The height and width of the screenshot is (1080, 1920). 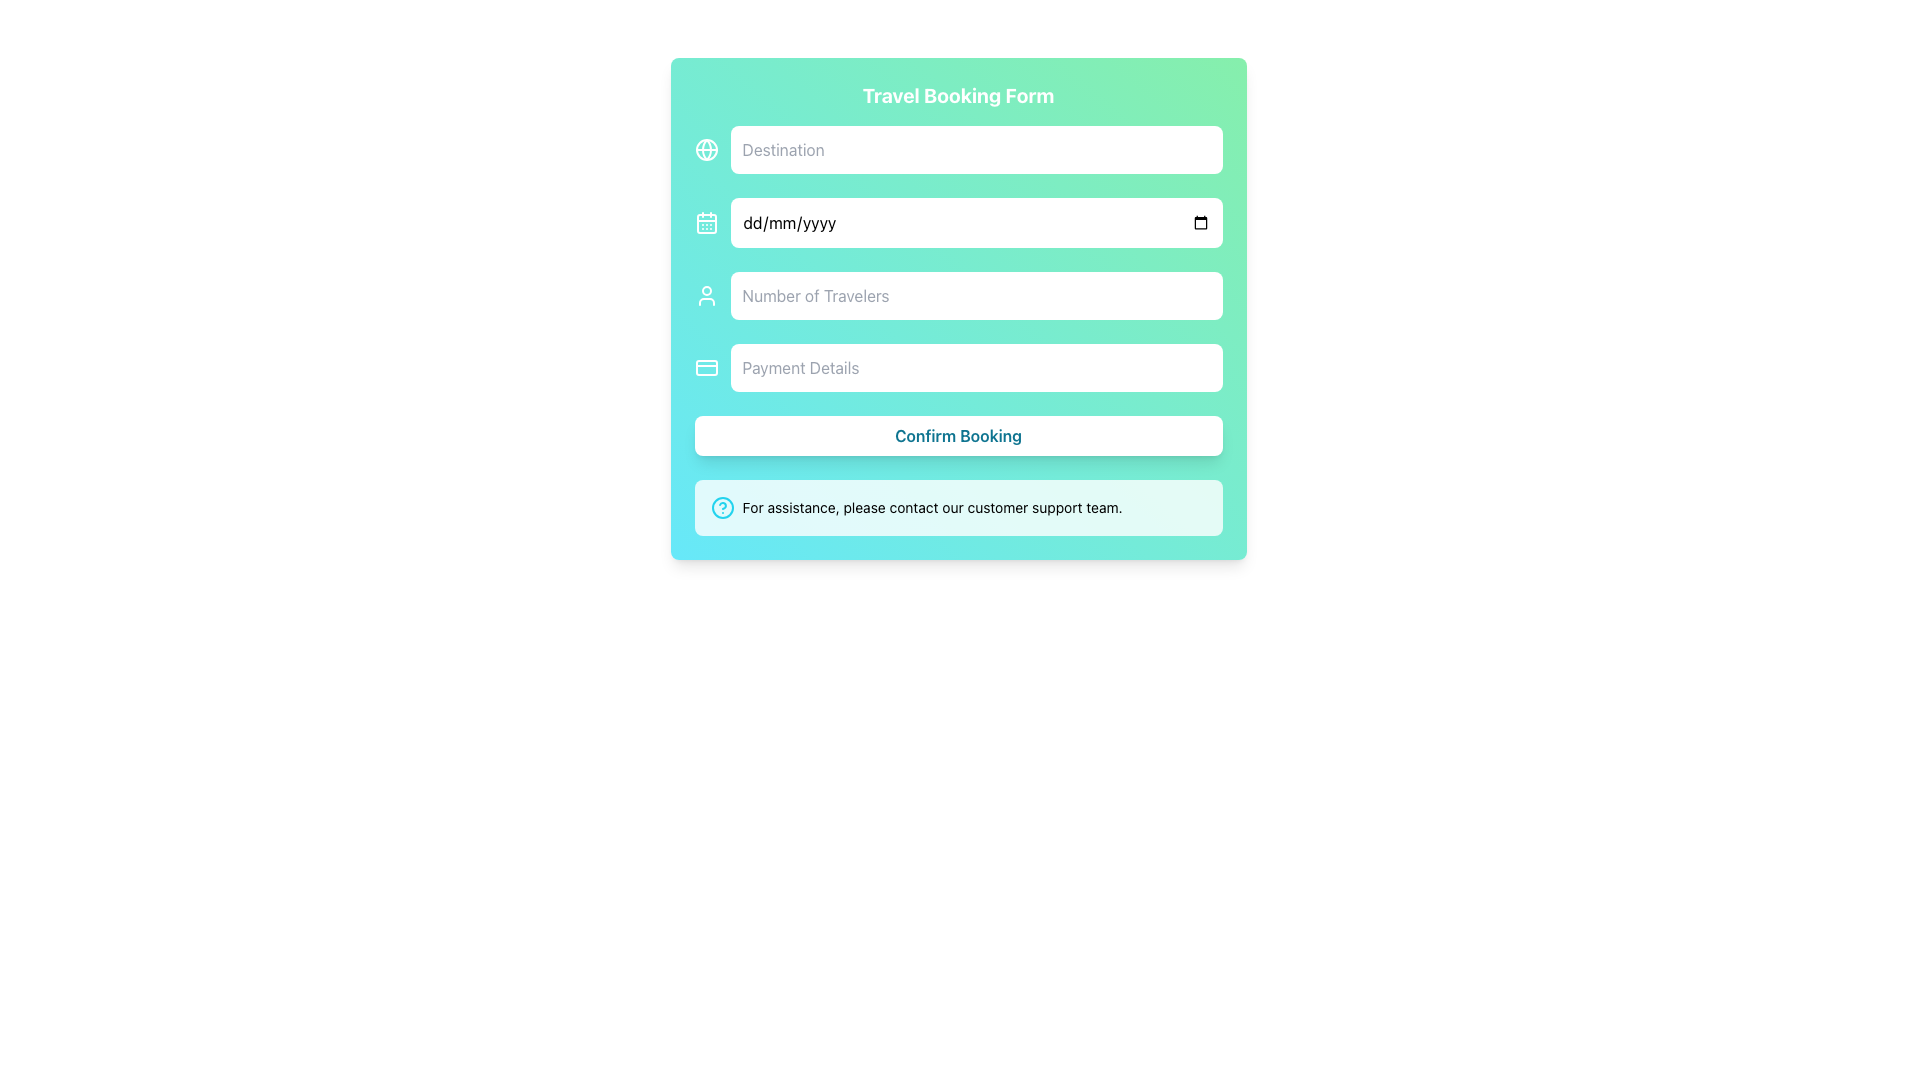 I want to click on the circular outline of the globe-themed icon located to the left of the 'Destination' input field, so click(x=706, y=149).